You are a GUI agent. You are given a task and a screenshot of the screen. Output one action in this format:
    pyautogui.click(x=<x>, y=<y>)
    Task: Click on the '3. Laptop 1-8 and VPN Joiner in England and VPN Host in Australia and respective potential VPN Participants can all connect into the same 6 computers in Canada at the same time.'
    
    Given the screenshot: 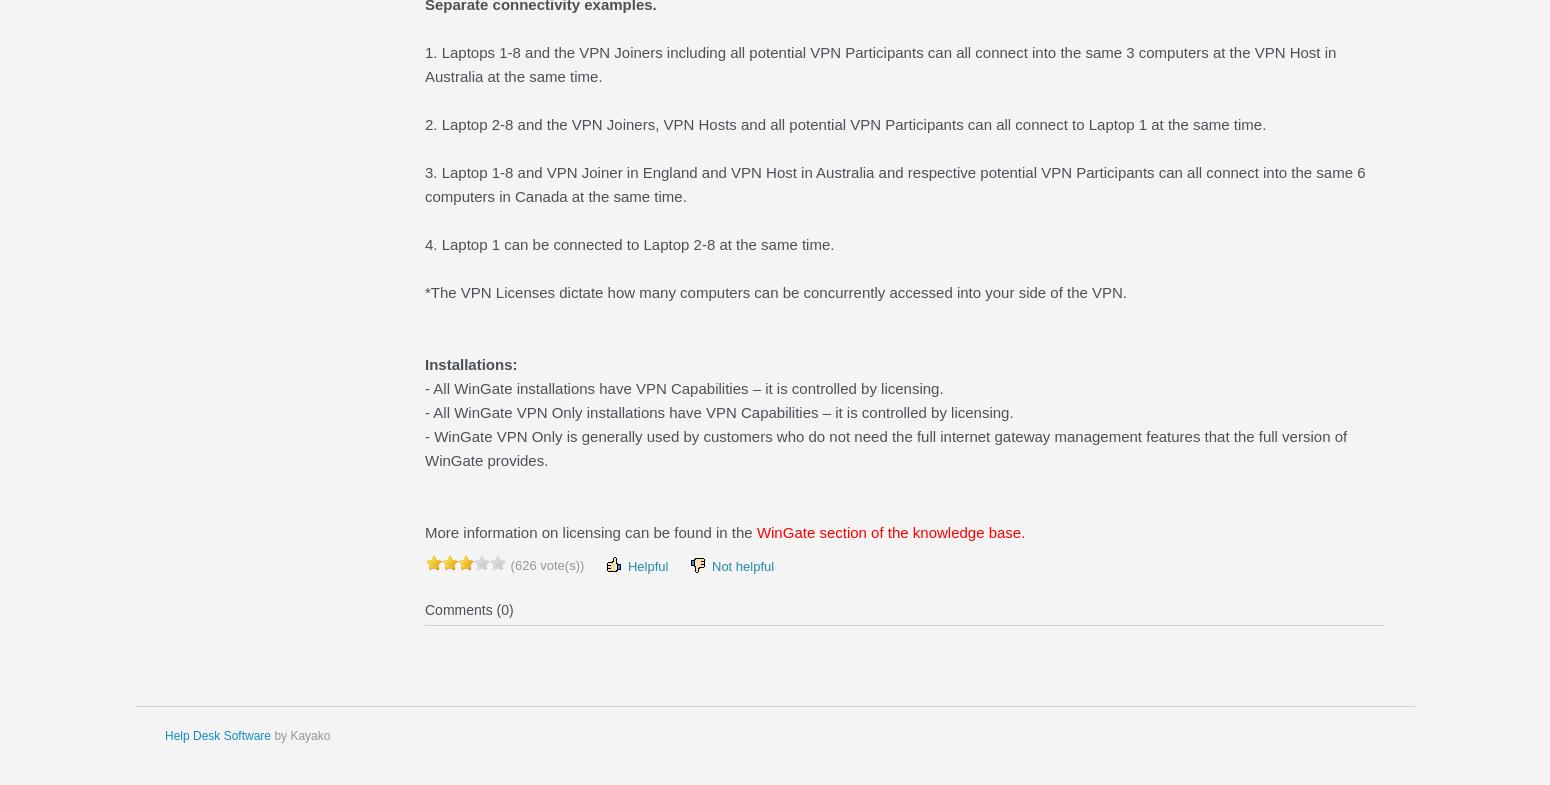 What is the action you would take?
    pyautogui.click(x=894, y=183)
    